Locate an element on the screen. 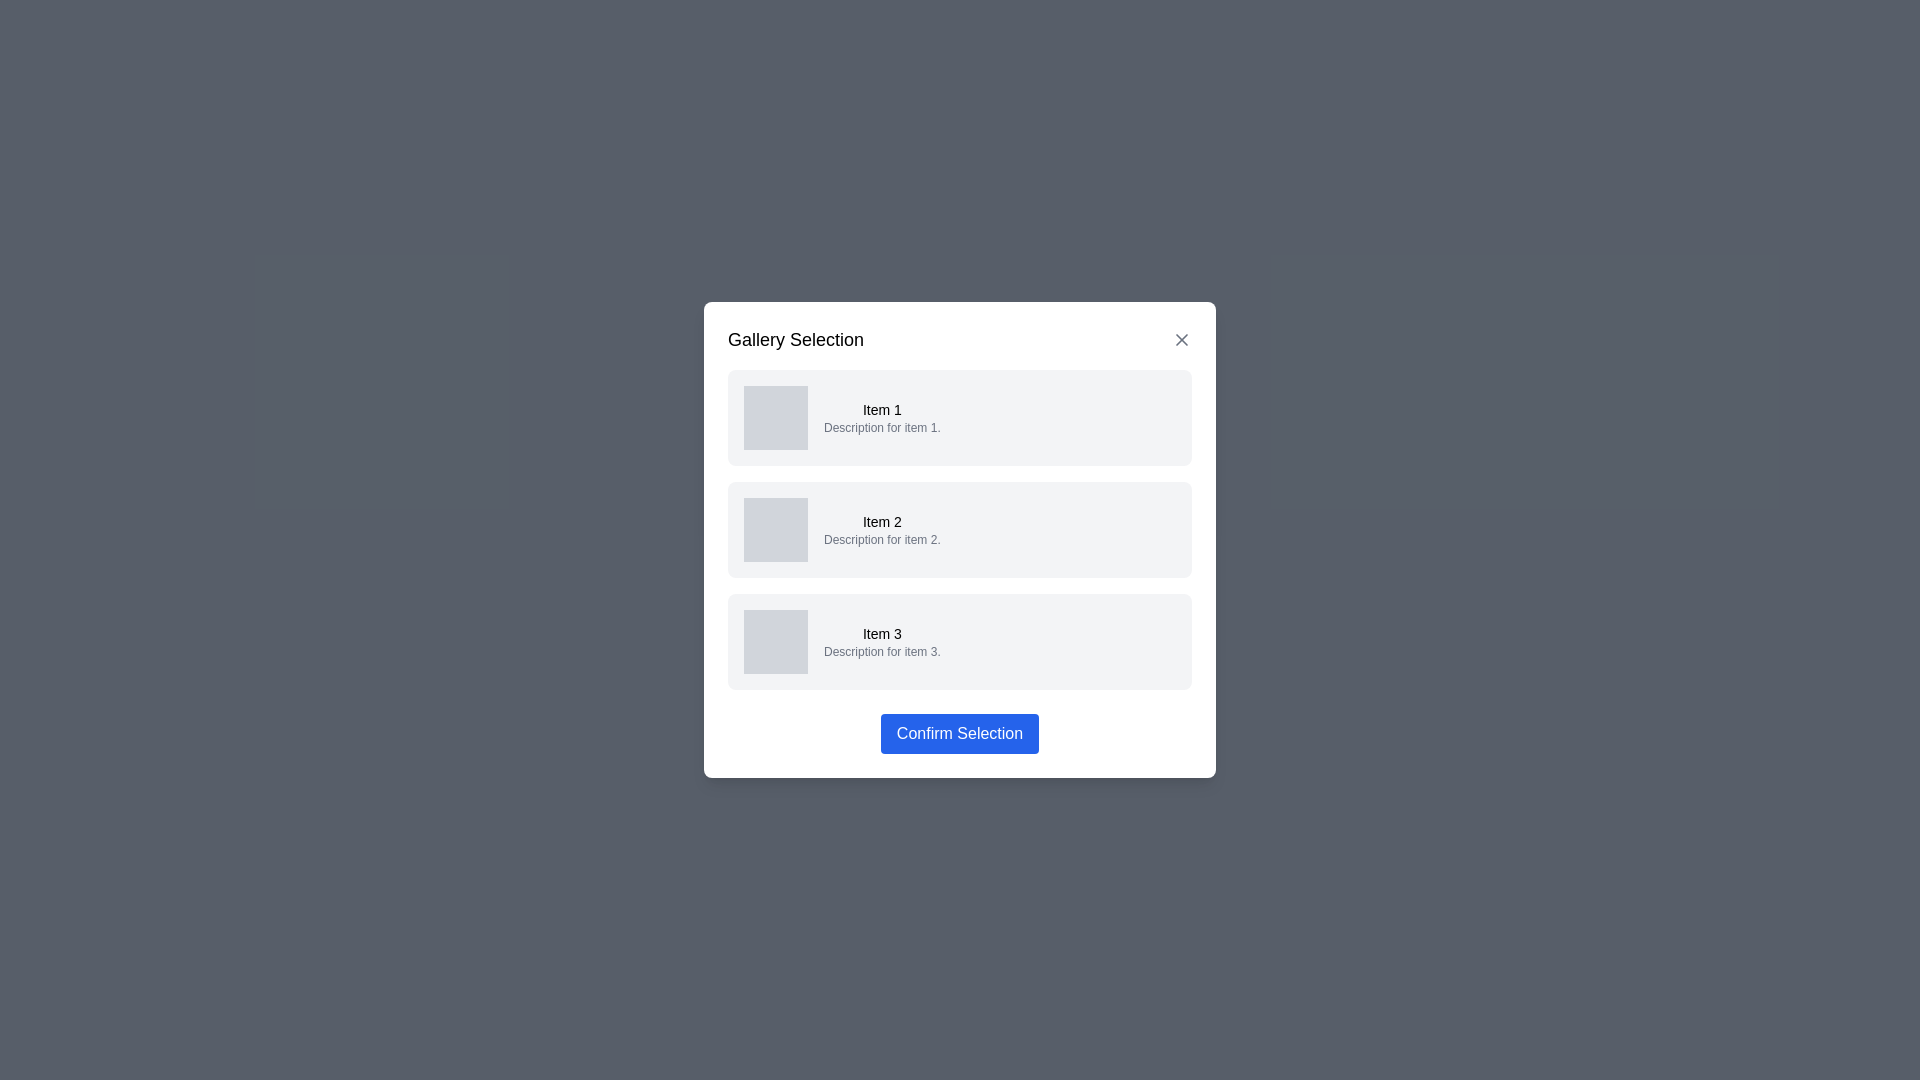 The height and width of the screenshot is (1080, 1920). the first item in the selectable list within the modal dialog box, which provides a title and description for the item is located at coordinates (881, 416).